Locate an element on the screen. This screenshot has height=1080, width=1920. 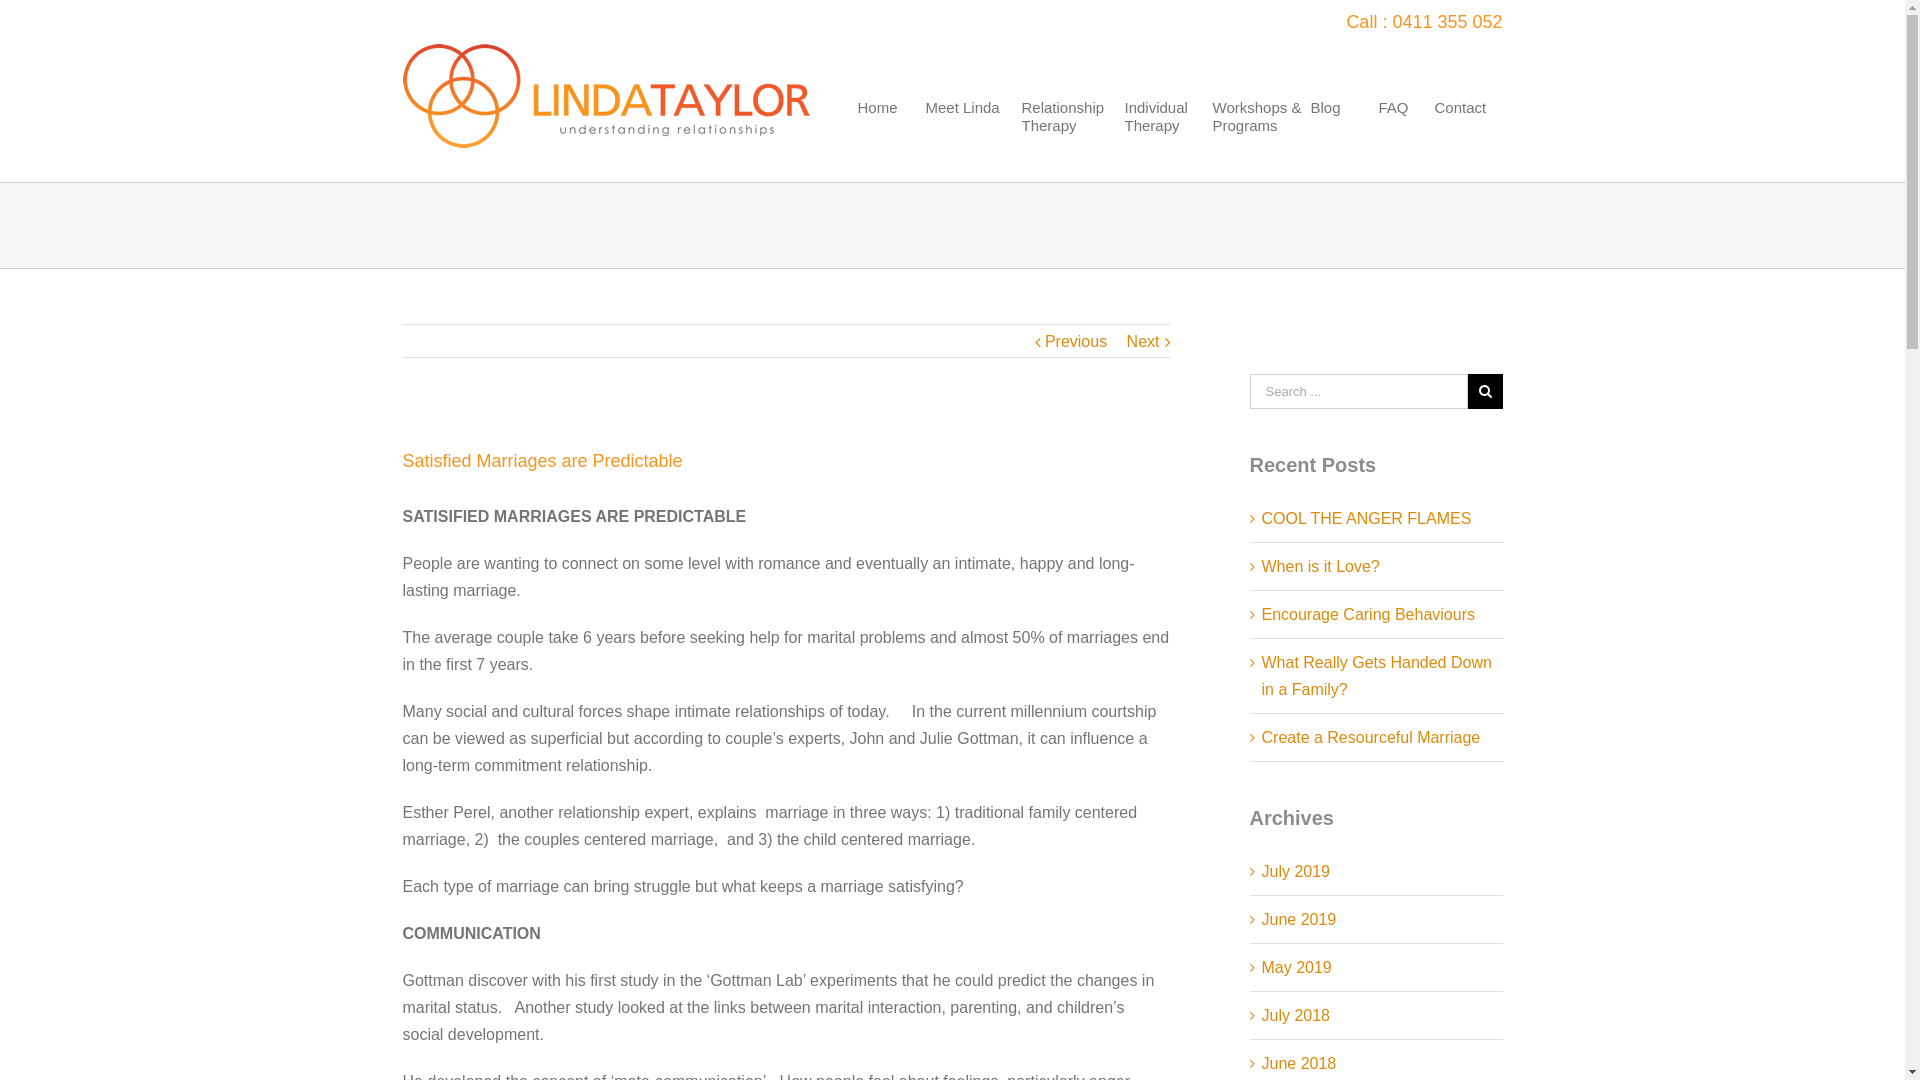
'Workshops & Programs' is located at coordinates (1256, 139).